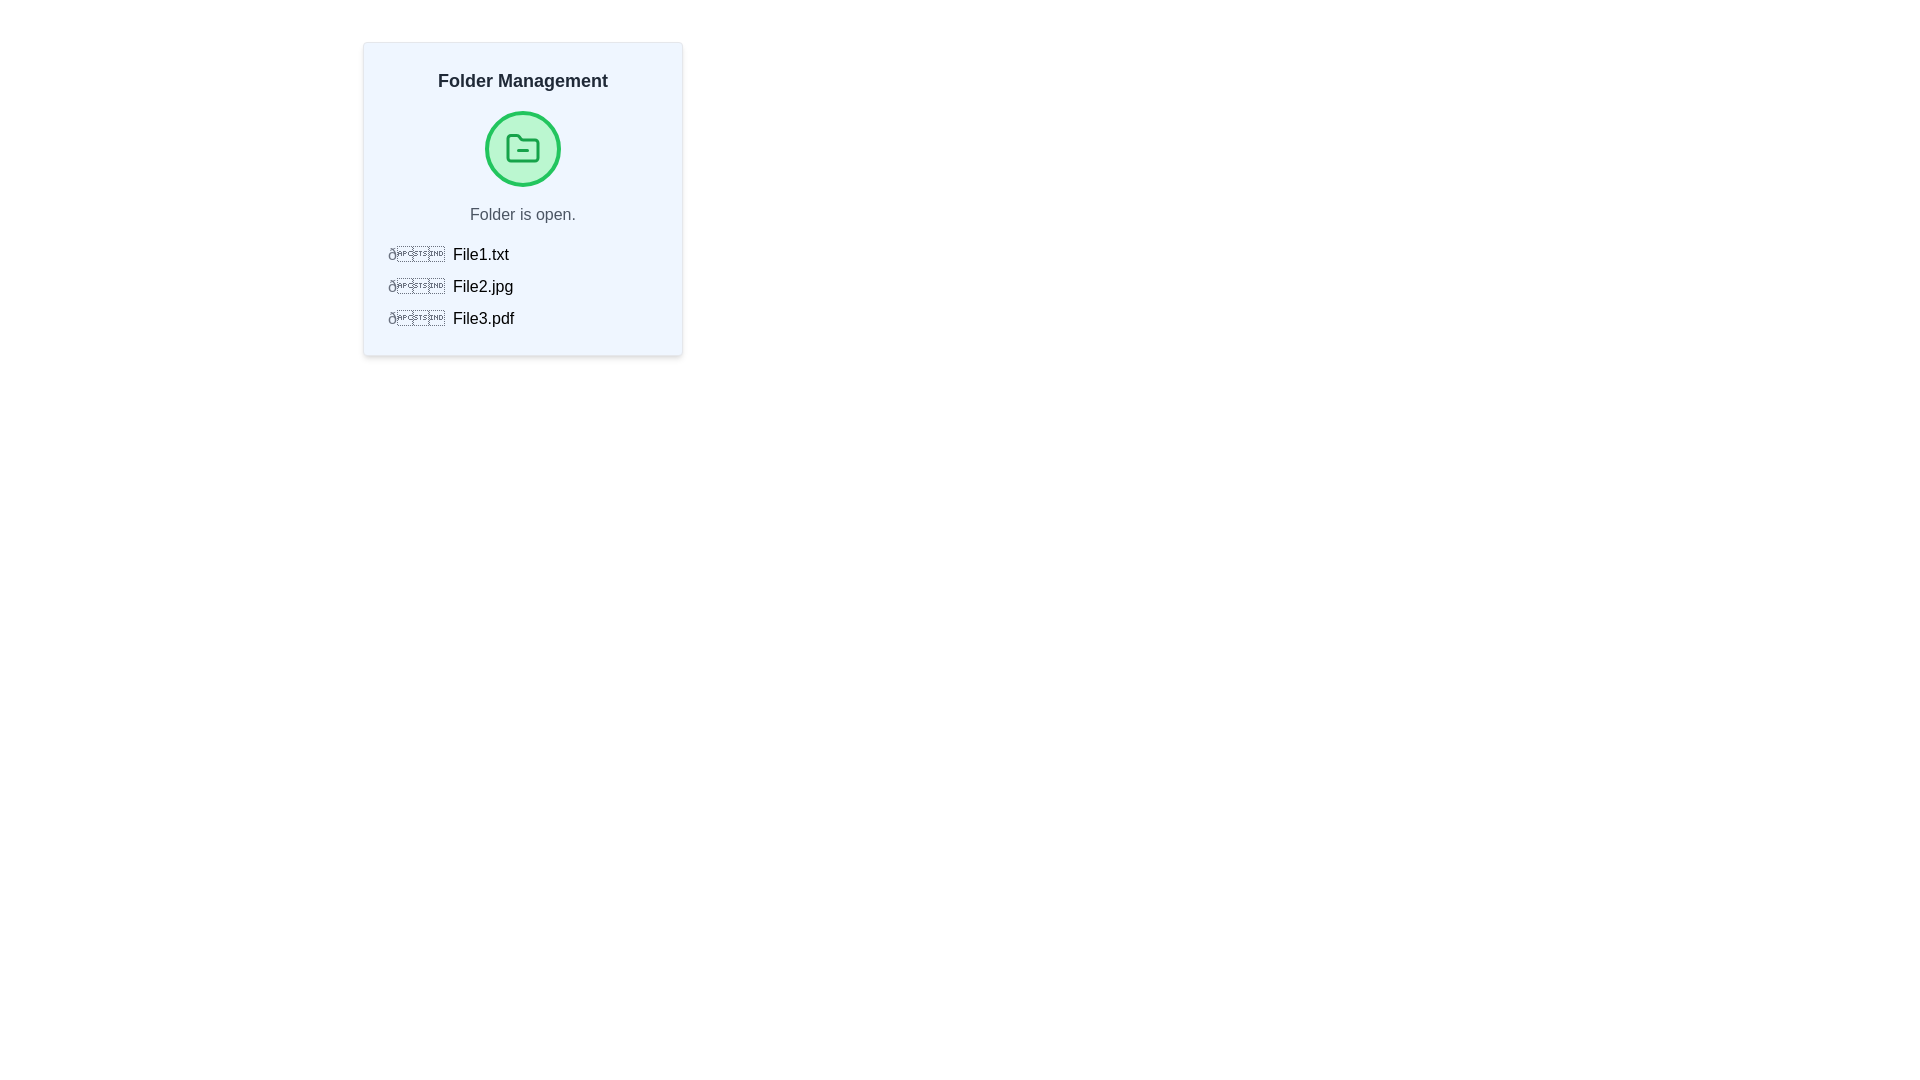 The image size is (1920, 1080). I want to click on the 'Remove from folder' icon within the green circular frame, located in the 'Folder Management' section, so click(523, 148).